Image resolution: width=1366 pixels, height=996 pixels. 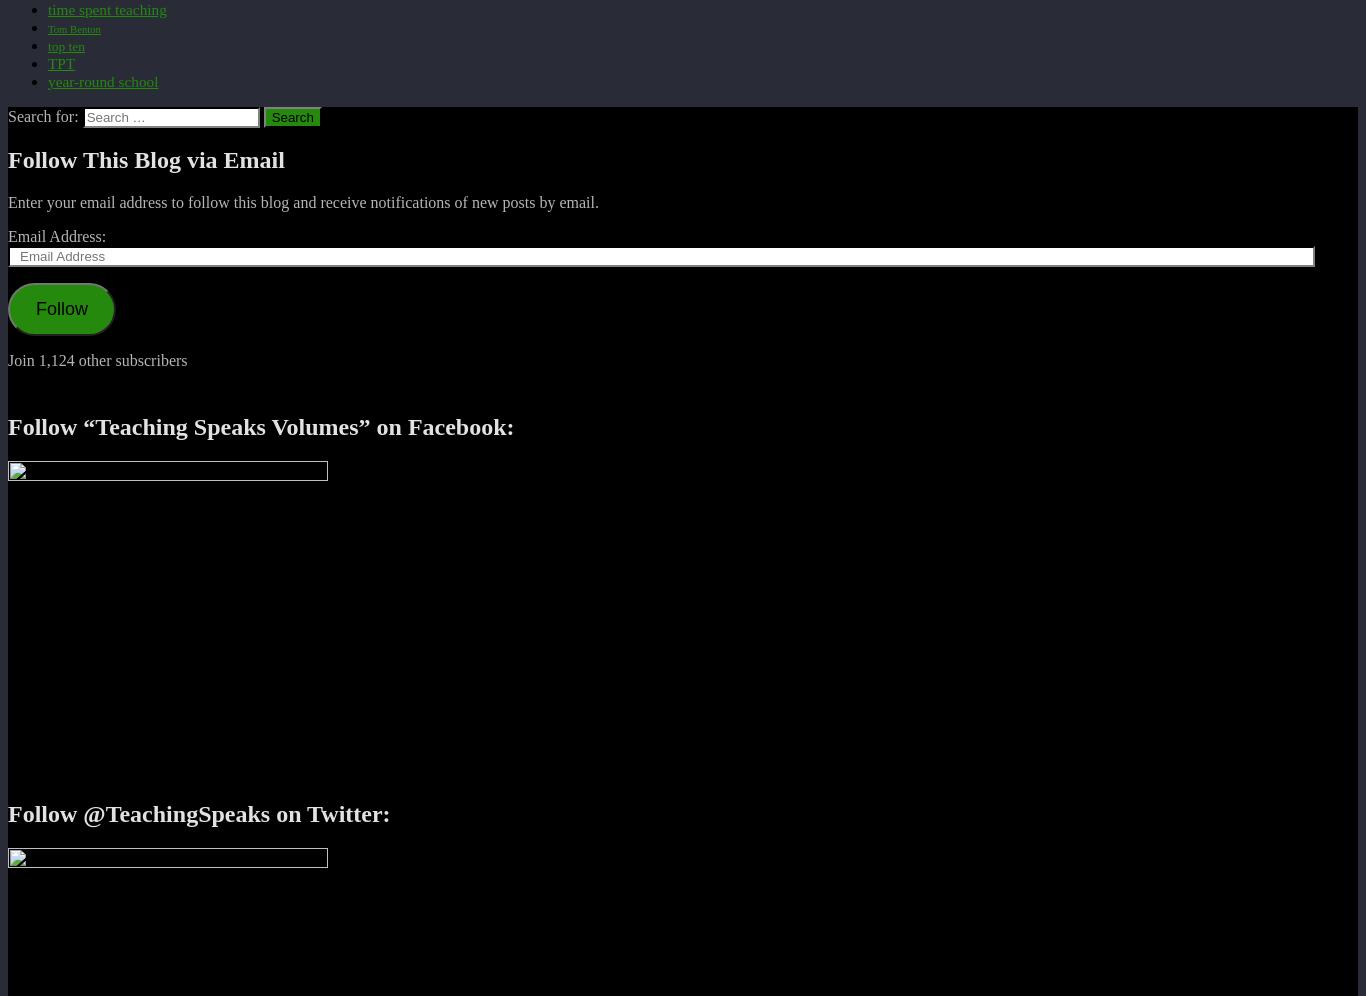 What do you see at coordinates (106, 8) in the screenshot?
I see `'time spent teaching'` at bounding box center [106, 8].